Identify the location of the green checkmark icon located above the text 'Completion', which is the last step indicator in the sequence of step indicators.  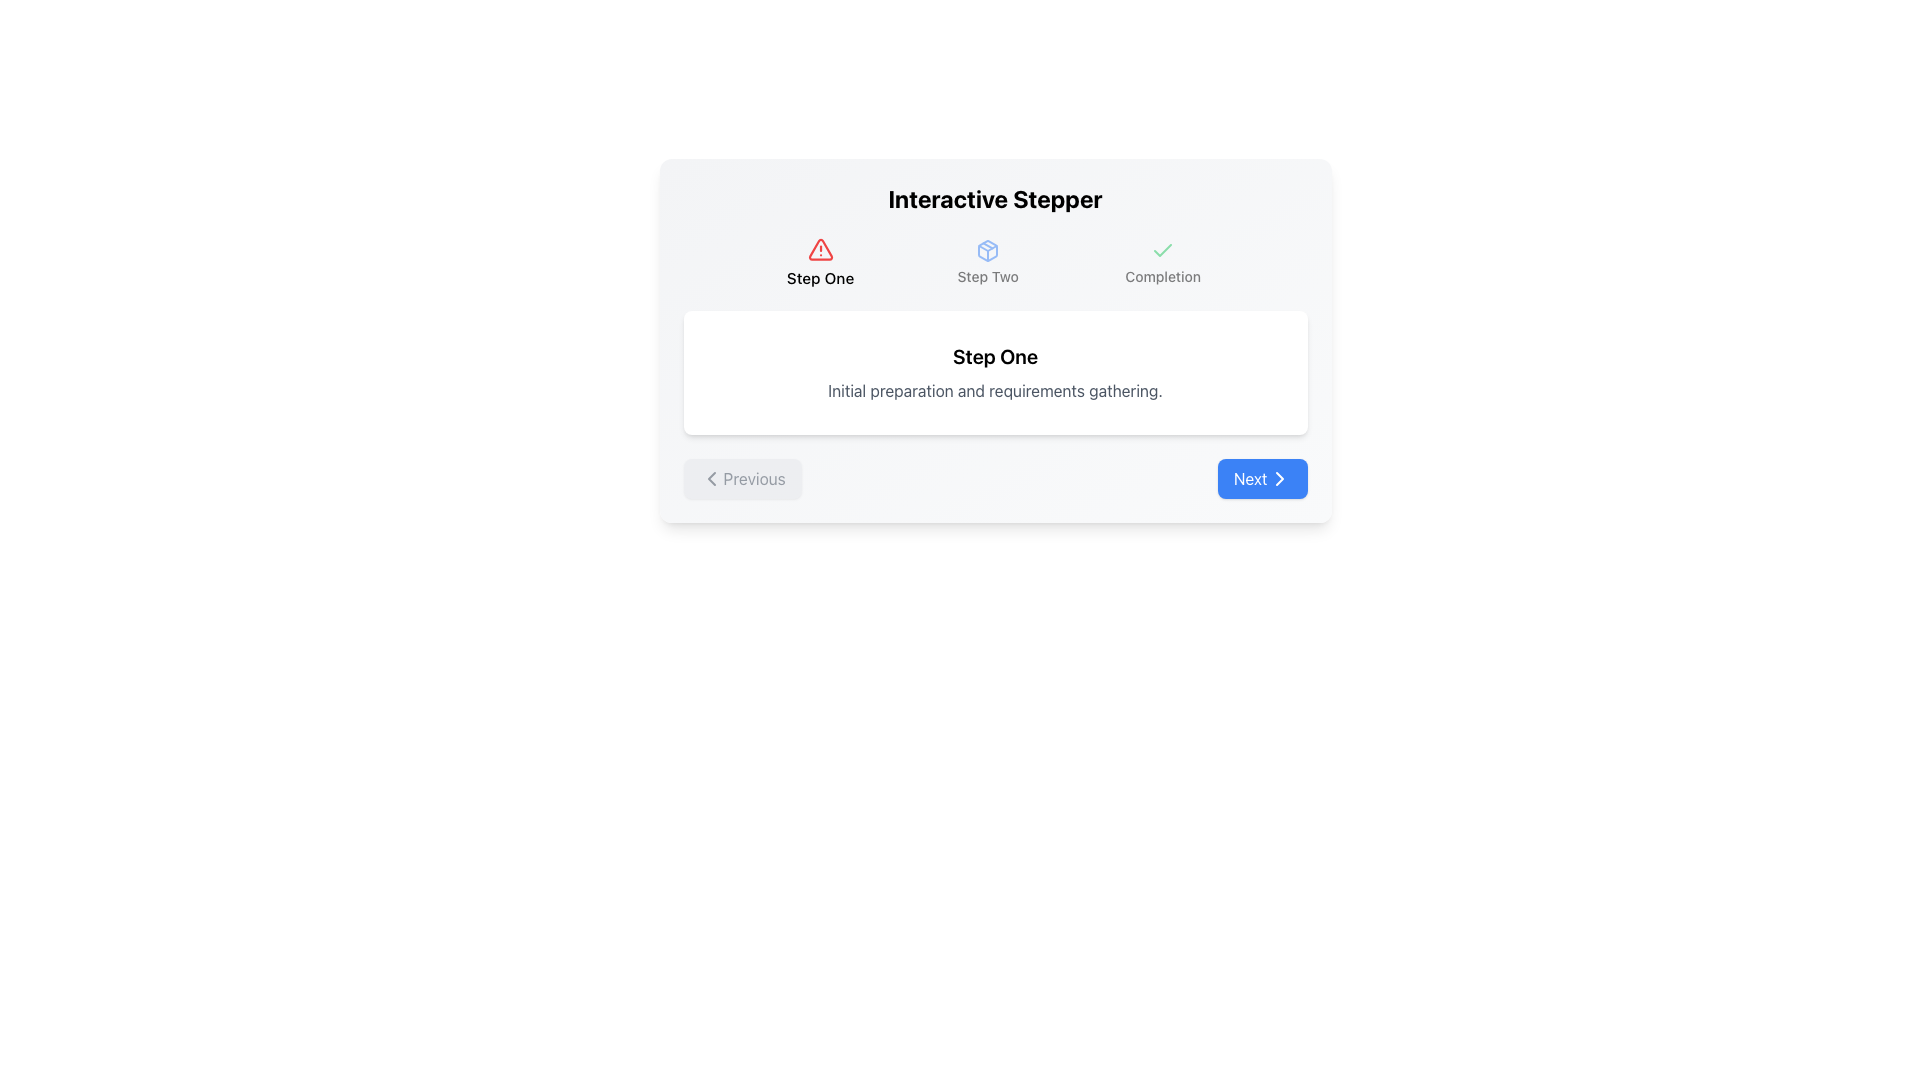
(1163, 249).